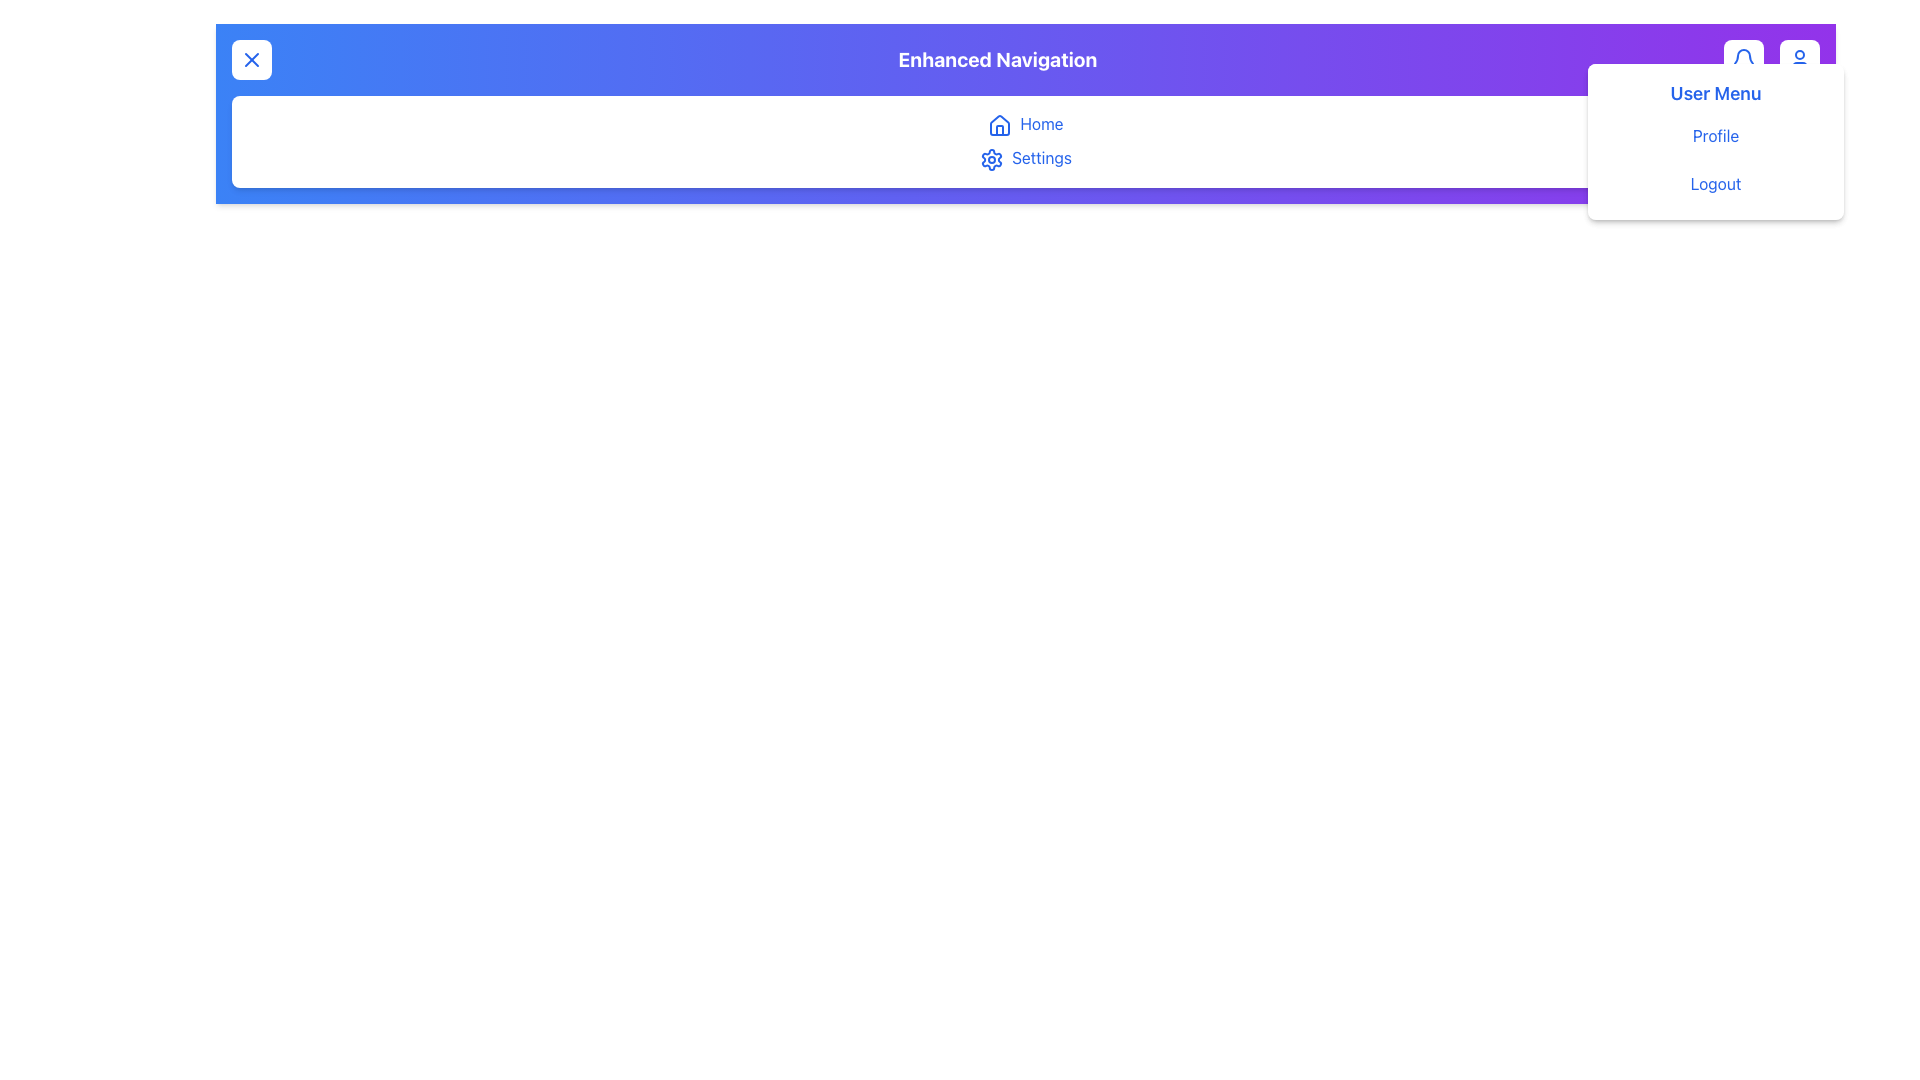 This screenshot has height=1080, width=1920. Describe the element at coordinates (1741, 56) in the screenshot. I see `the notification bell icon located in the top-right corner of the interface` at that location.